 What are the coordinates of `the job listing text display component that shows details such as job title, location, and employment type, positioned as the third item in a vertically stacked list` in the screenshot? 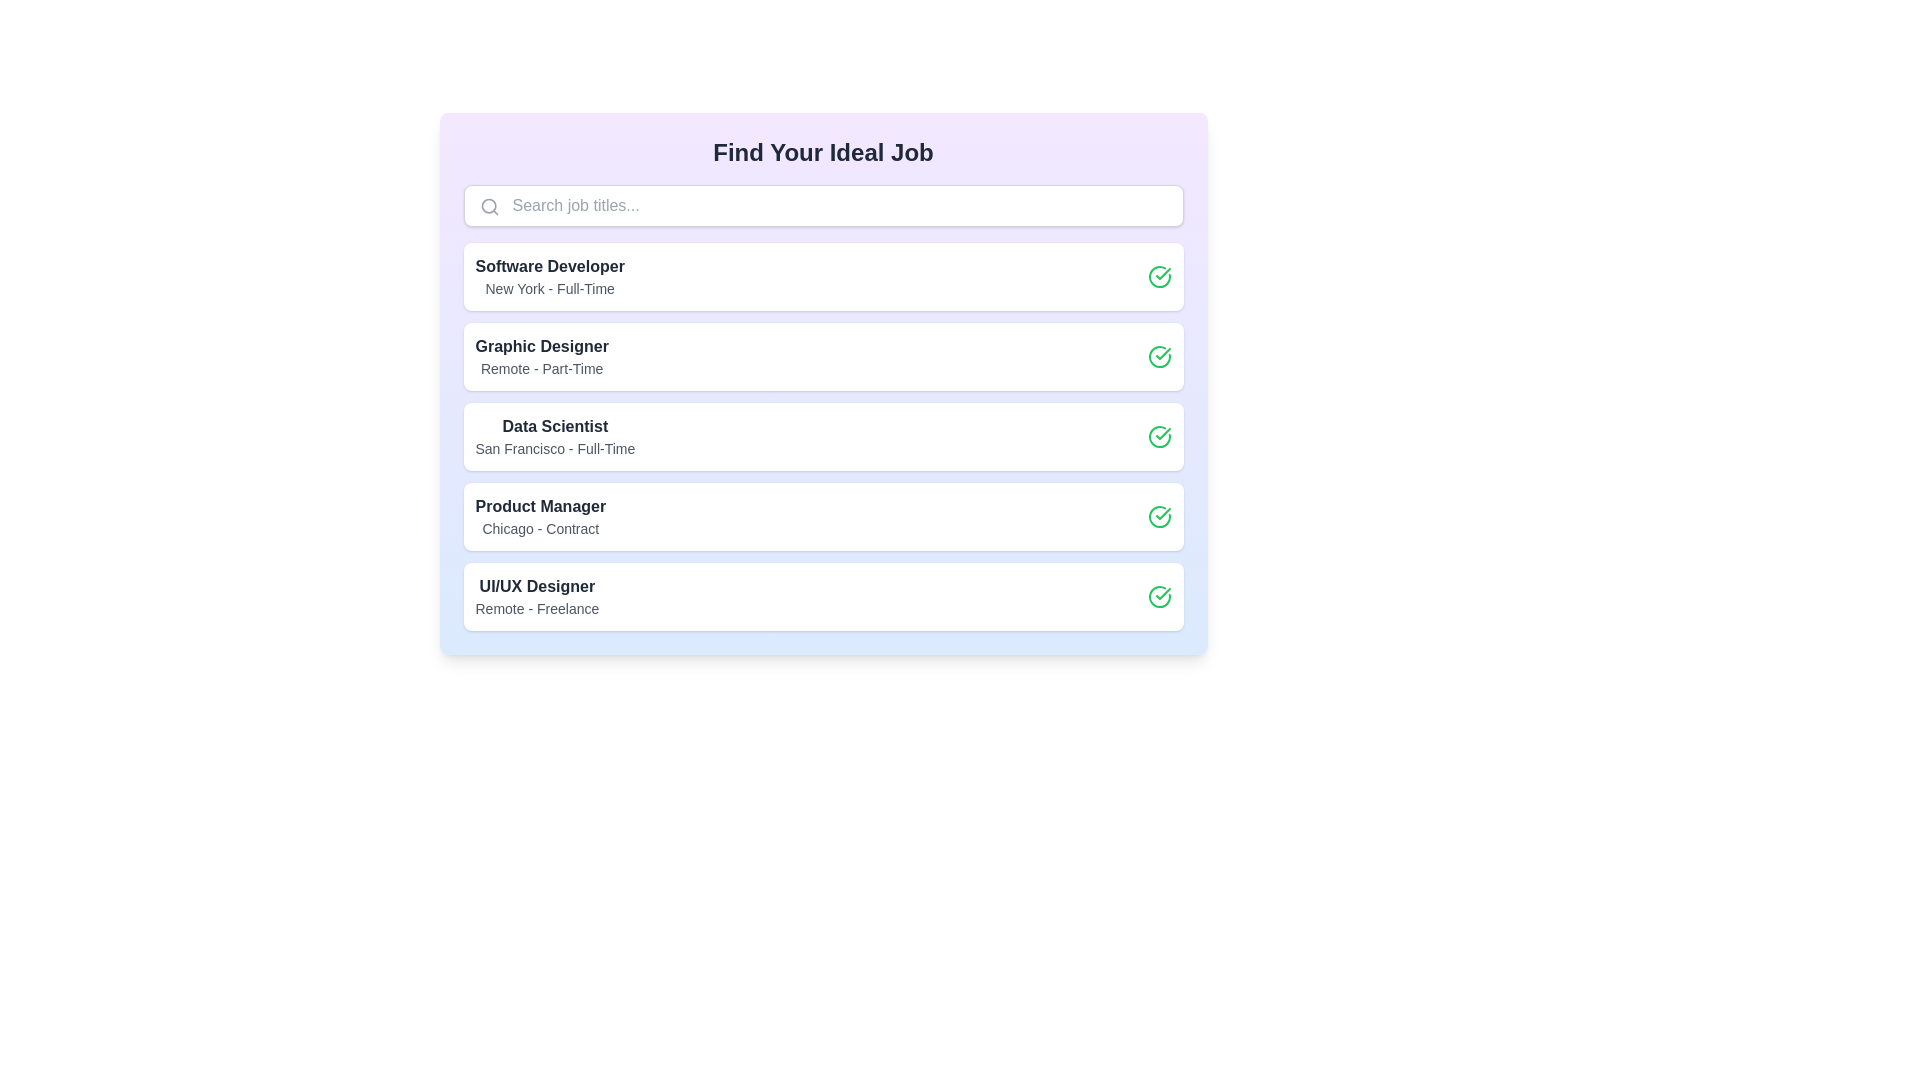 It's located at (555, 435).